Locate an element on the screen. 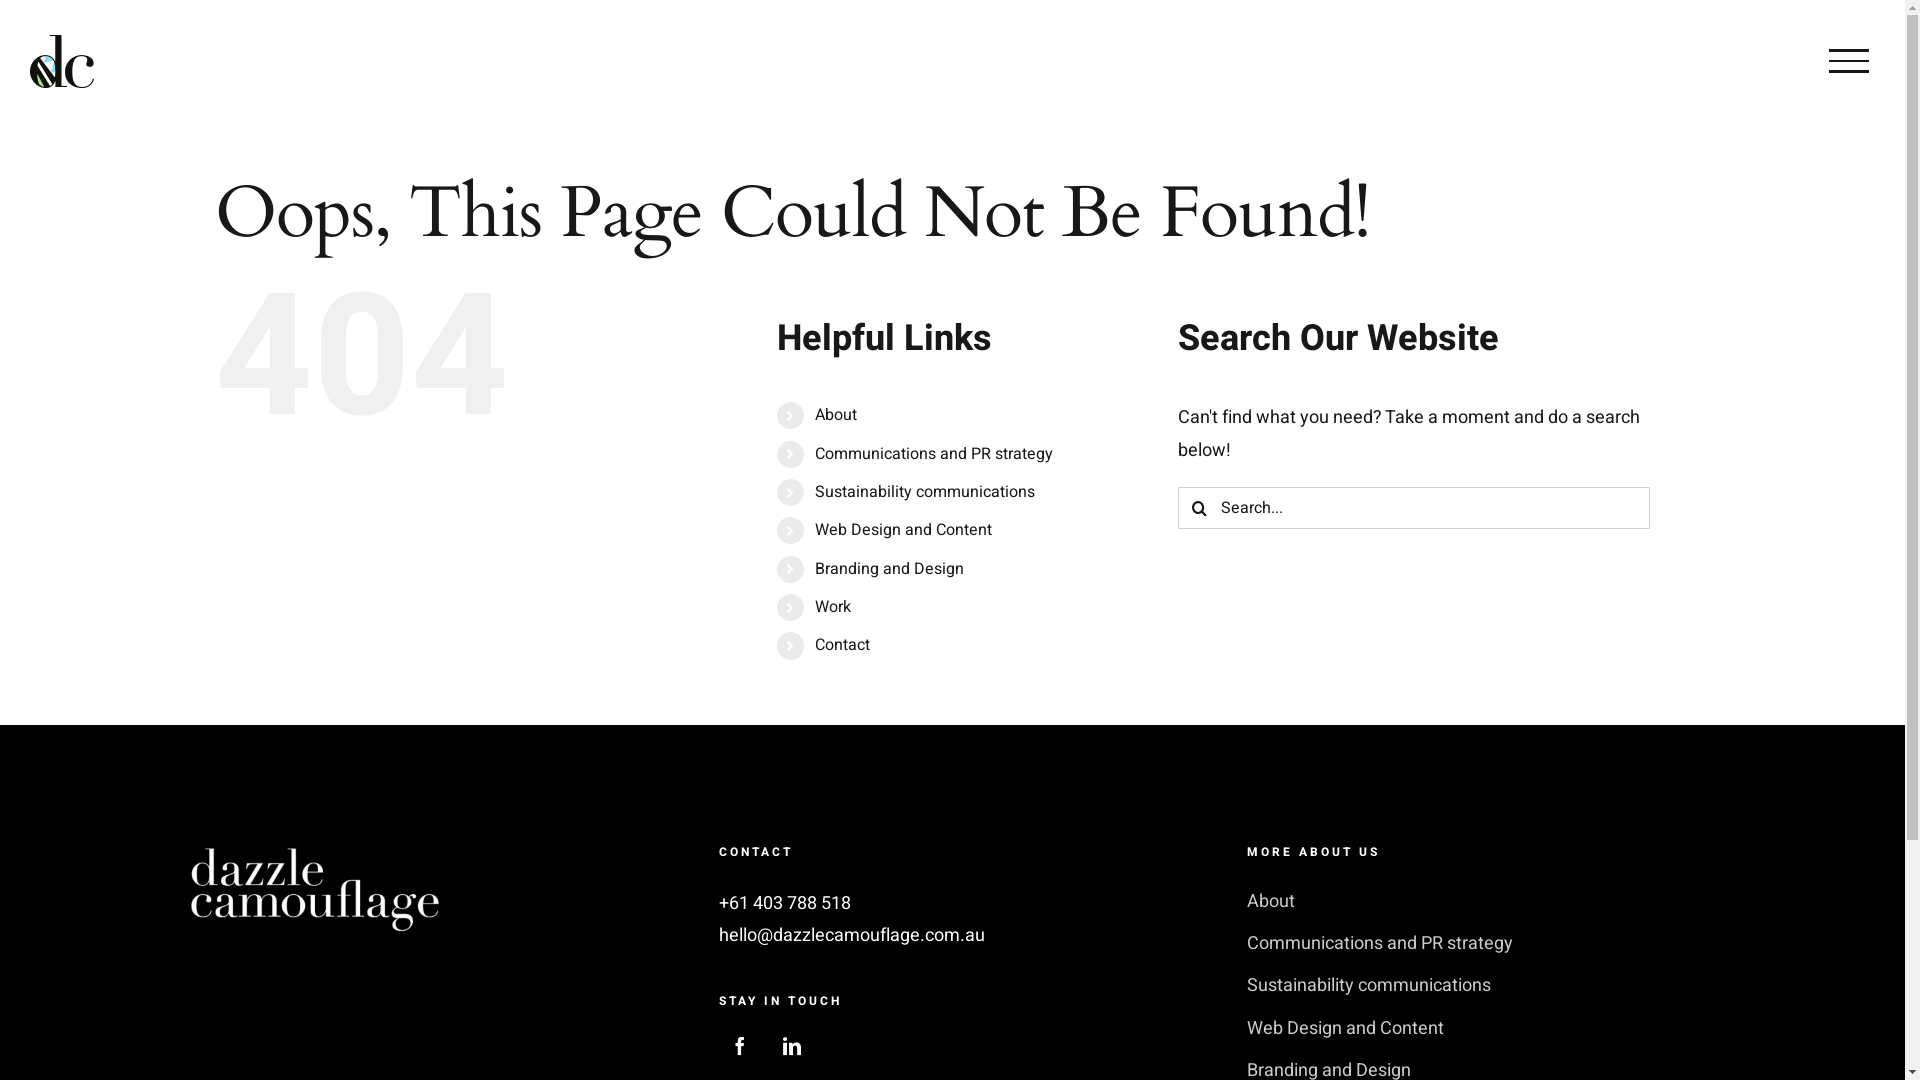 The image size is (1920, 1080). 'Branding and Design' is located at coordinates (888, 569).